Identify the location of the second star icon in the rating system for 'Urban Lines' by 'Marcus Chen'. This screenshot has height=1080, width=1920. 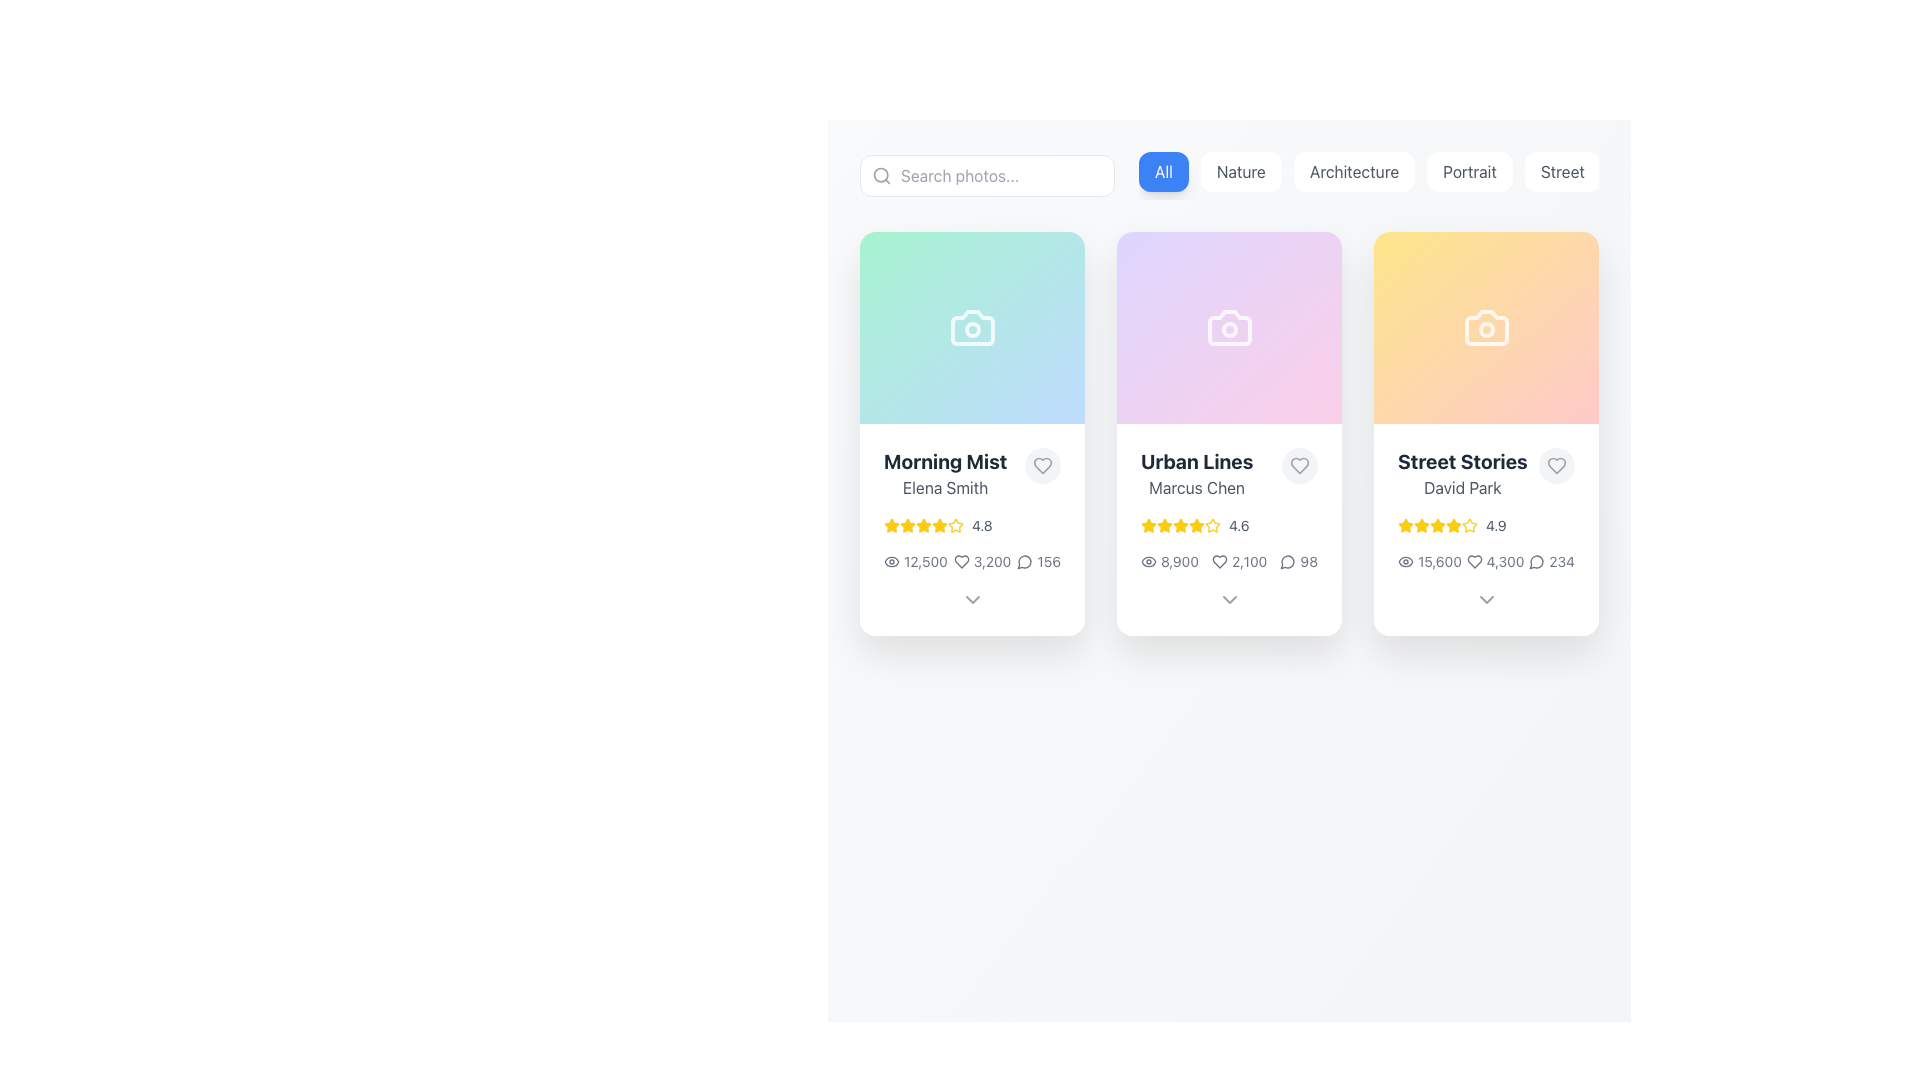
(1165, 524).